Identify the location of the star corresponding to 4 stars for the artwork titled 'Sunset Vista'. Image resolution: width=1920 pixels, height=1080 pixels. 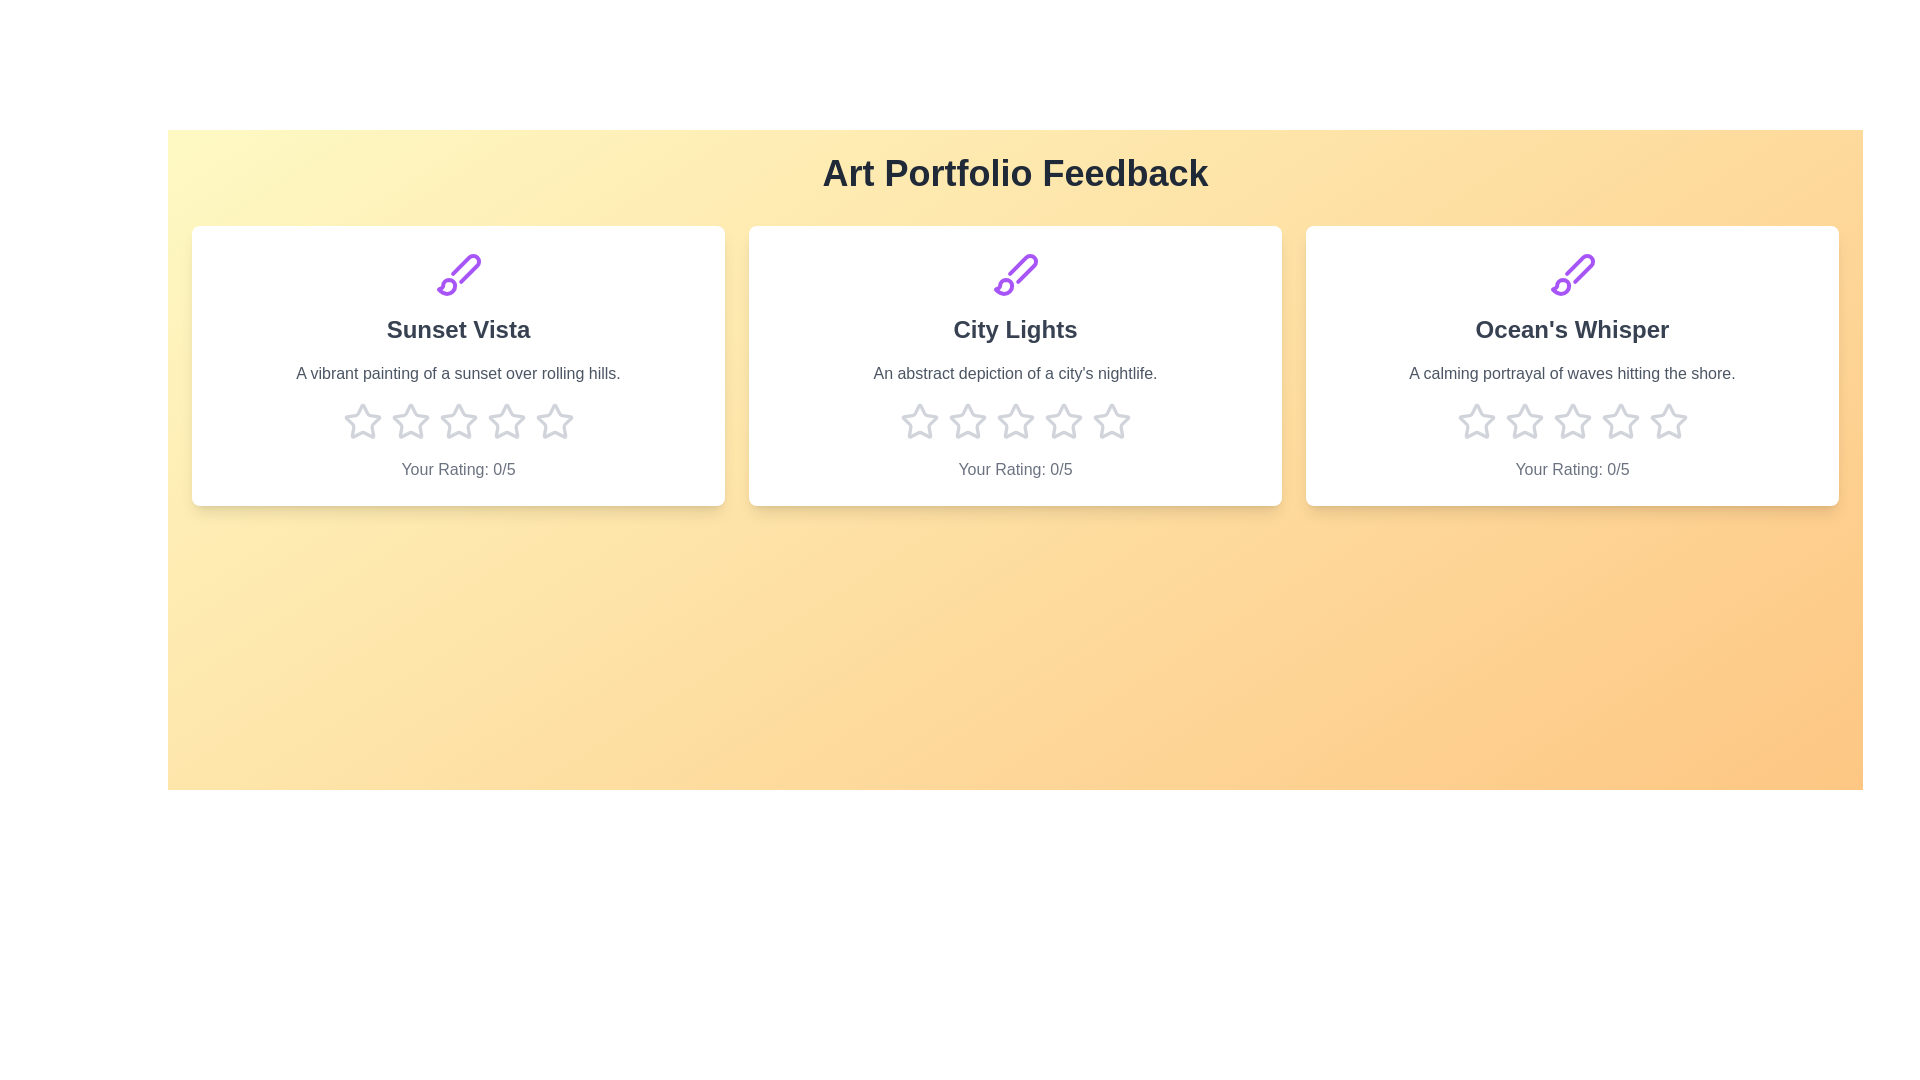
(506, 420).